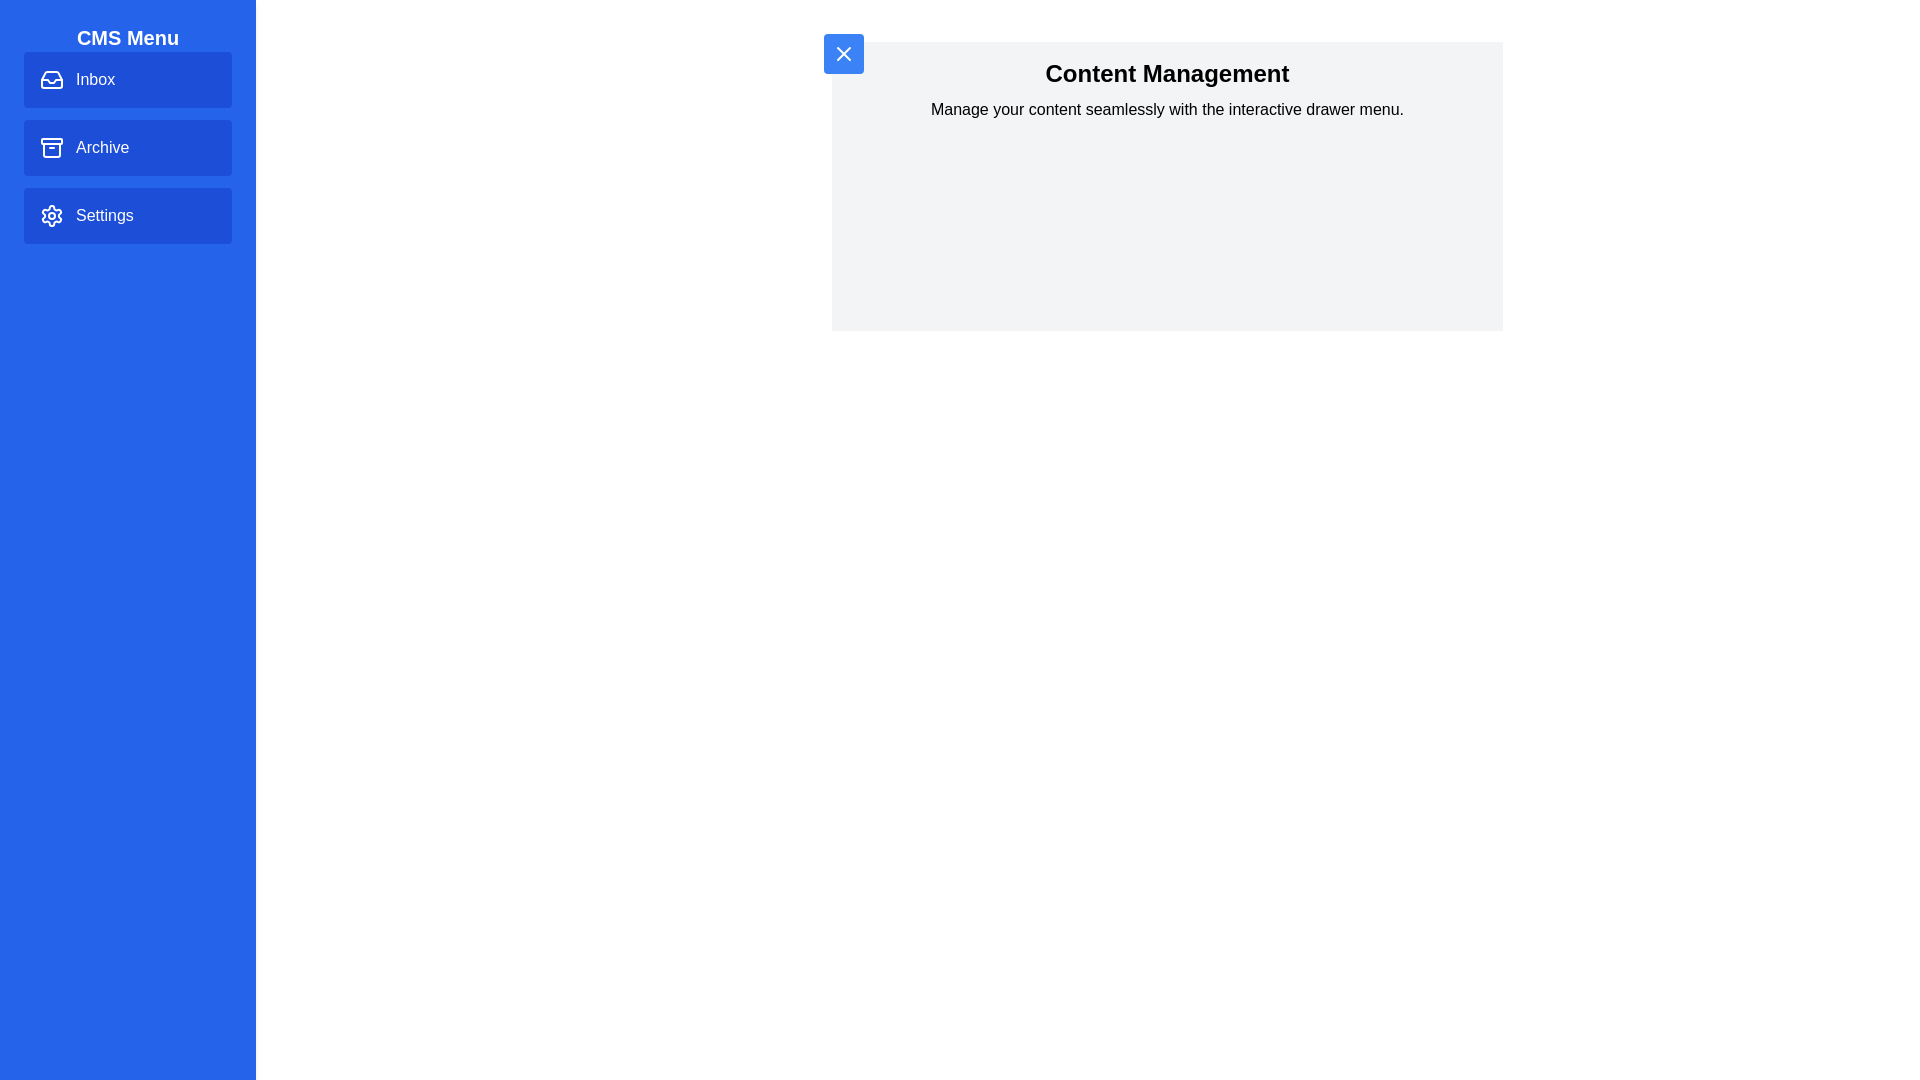 The height and width of the screenshot is (1080, 1920). What do you see at coordinates (127, 216) in the screenshot?
I see `the menu item labeled Settings to observe the hover effect` at bounding box center [127, 216].